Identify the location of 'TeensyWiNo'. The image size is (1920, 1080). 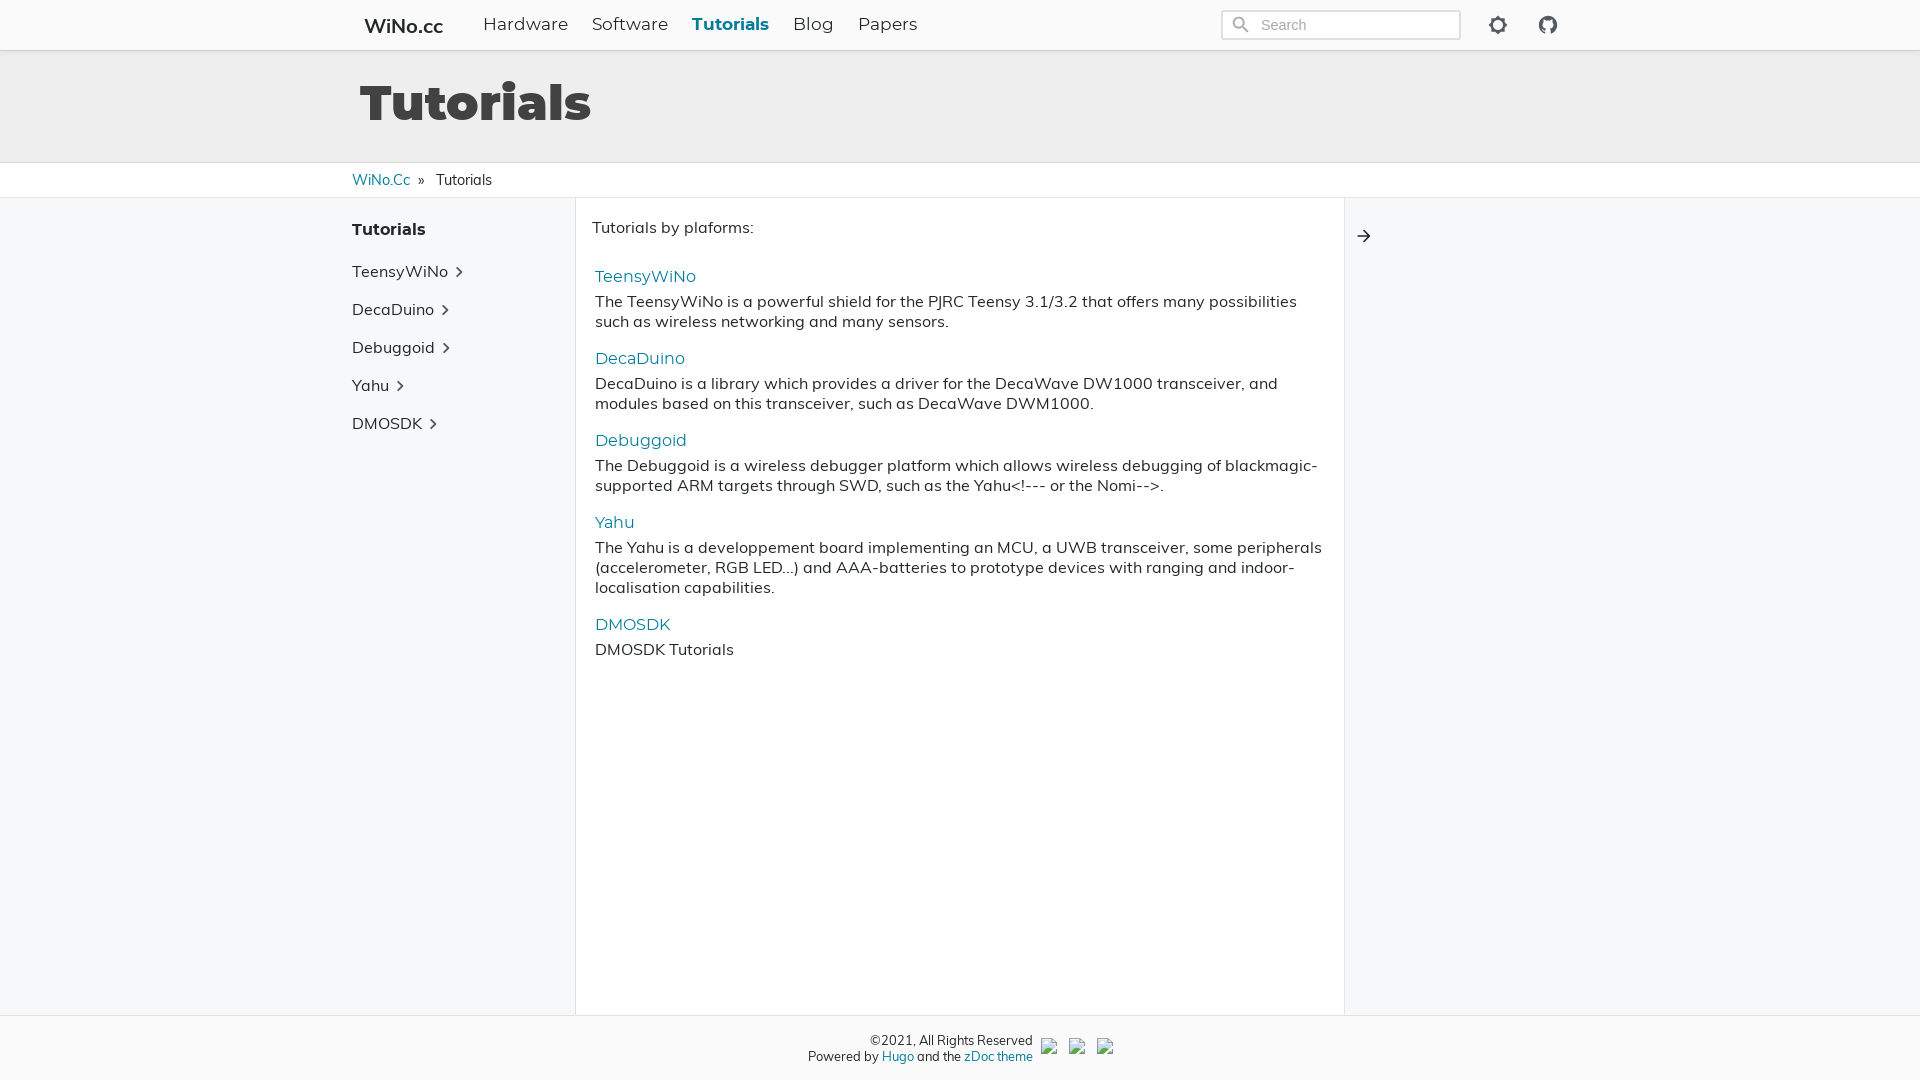
(645, 277).